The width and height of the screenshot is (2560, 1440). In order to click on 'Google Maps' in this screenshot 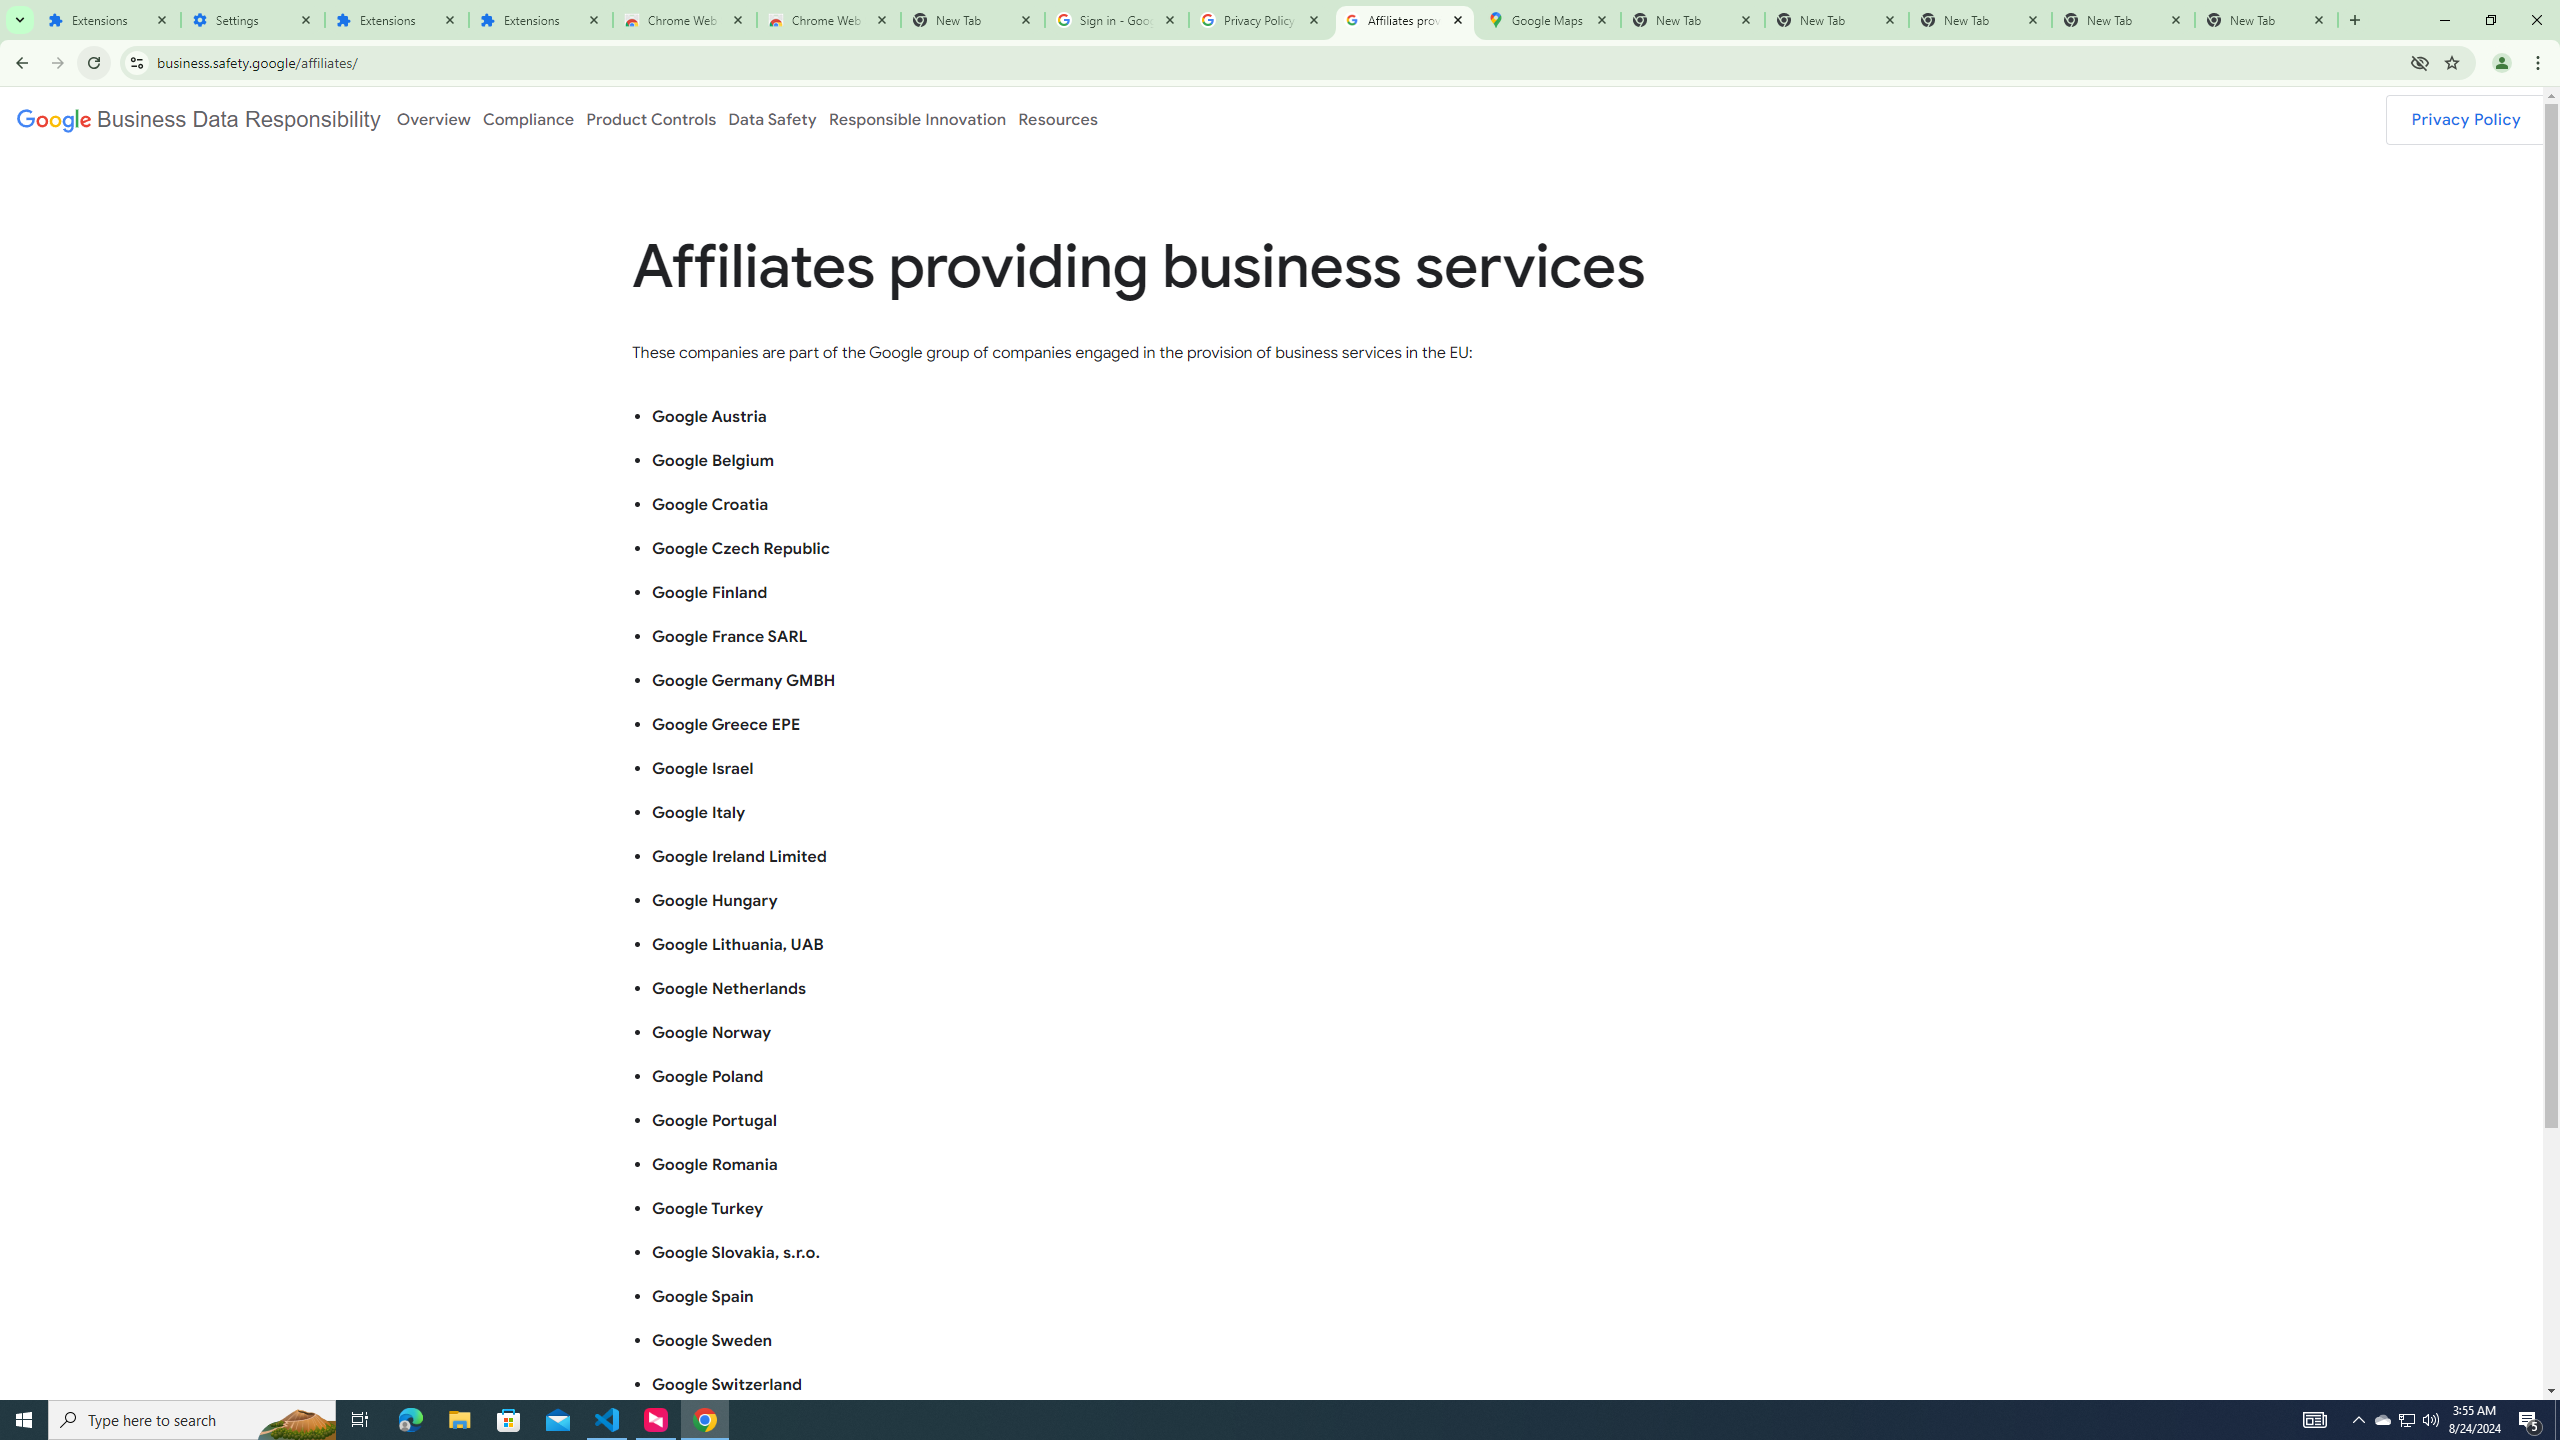, I will do `click(1548, 19)`.